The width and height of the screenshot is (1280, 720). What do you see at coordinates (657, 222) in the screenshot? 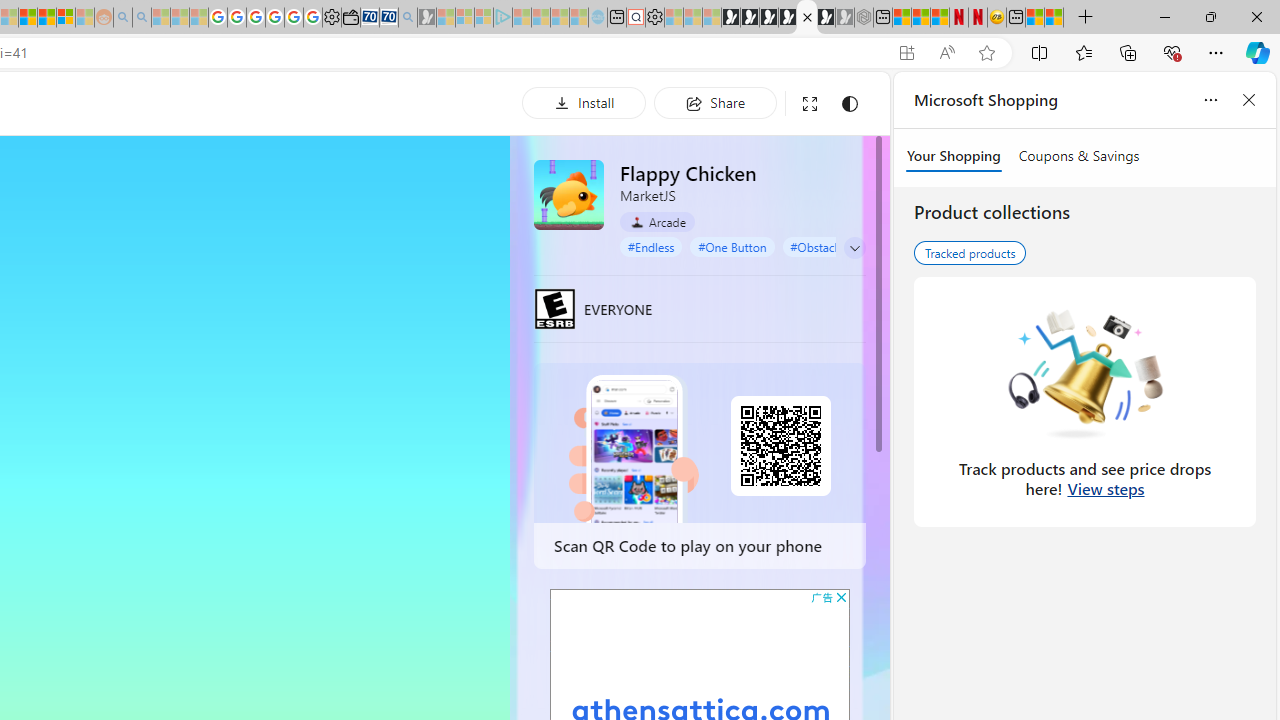
I see `'Arcade'` at bounding box center [657, 222].